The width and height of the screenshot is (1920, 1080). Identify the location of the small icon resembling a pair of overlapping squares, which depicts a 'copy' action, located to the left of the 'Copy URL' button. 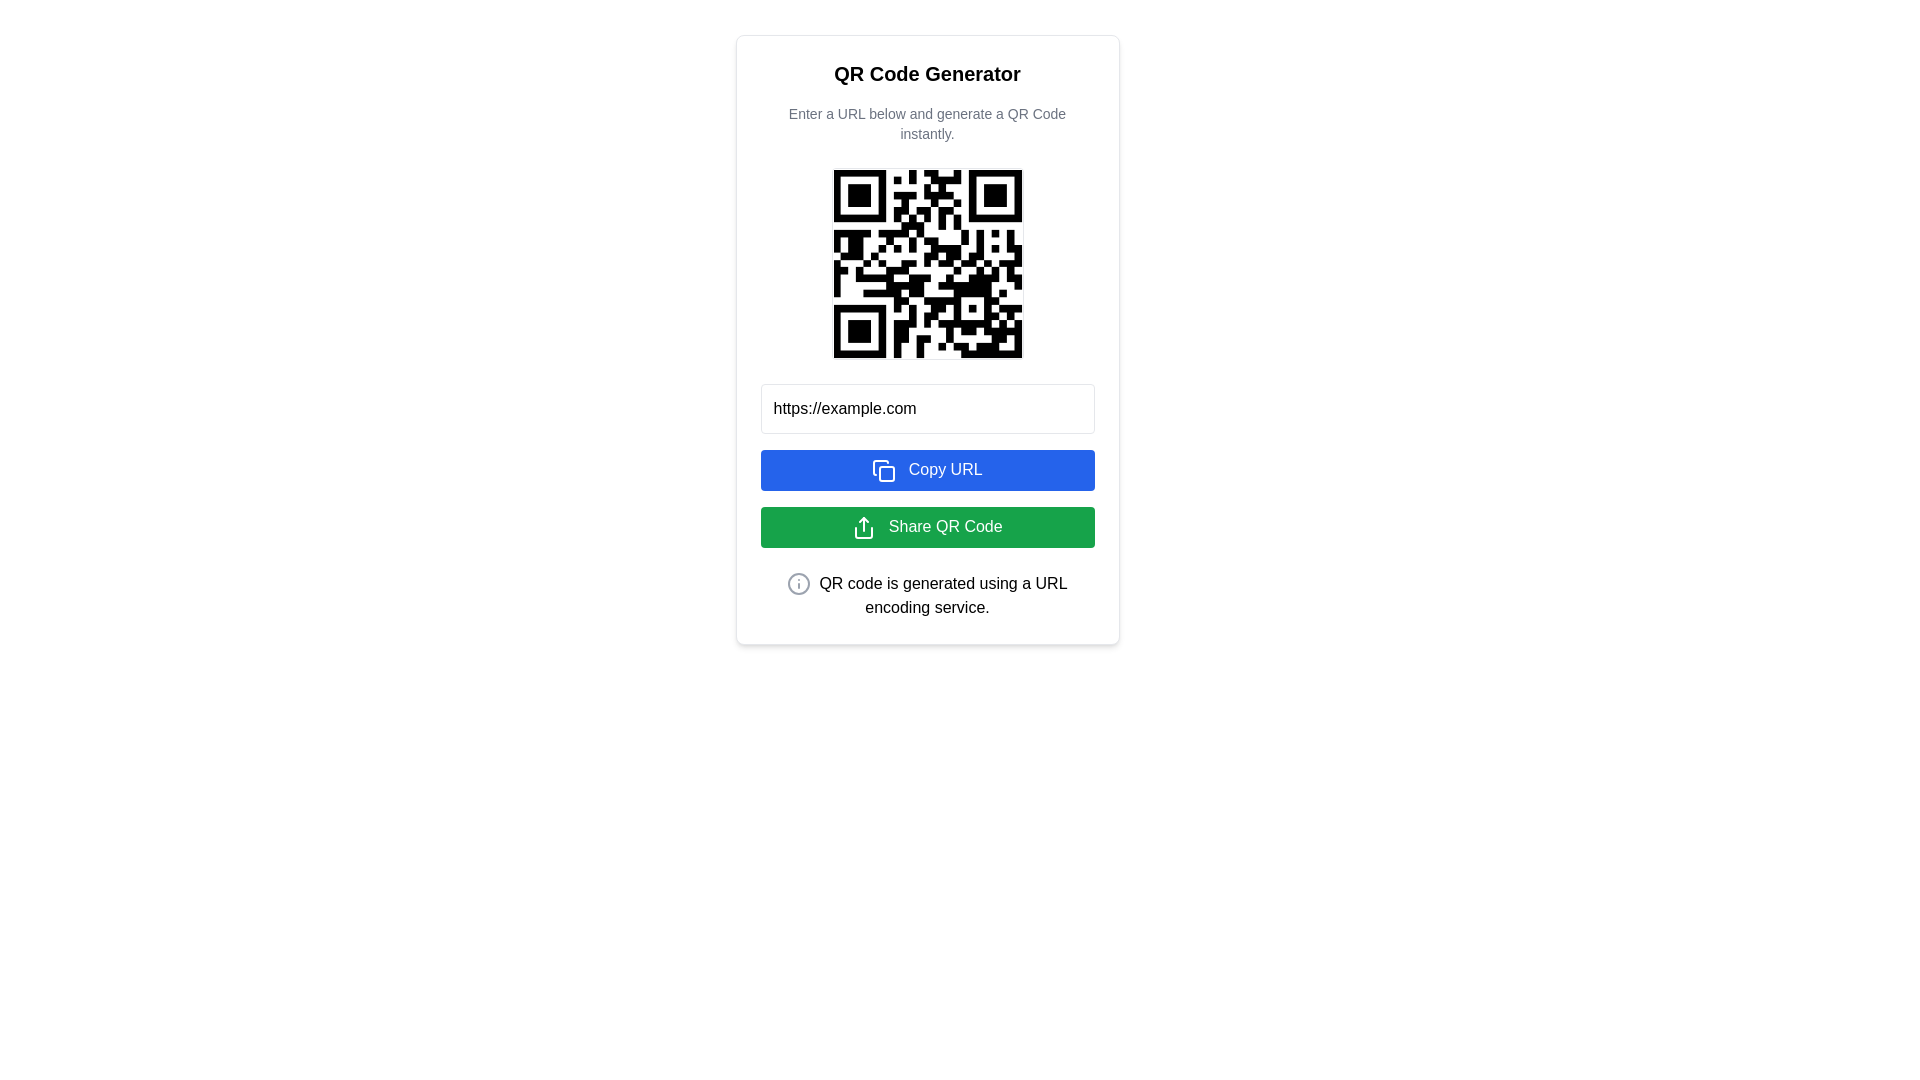
(883, 470).